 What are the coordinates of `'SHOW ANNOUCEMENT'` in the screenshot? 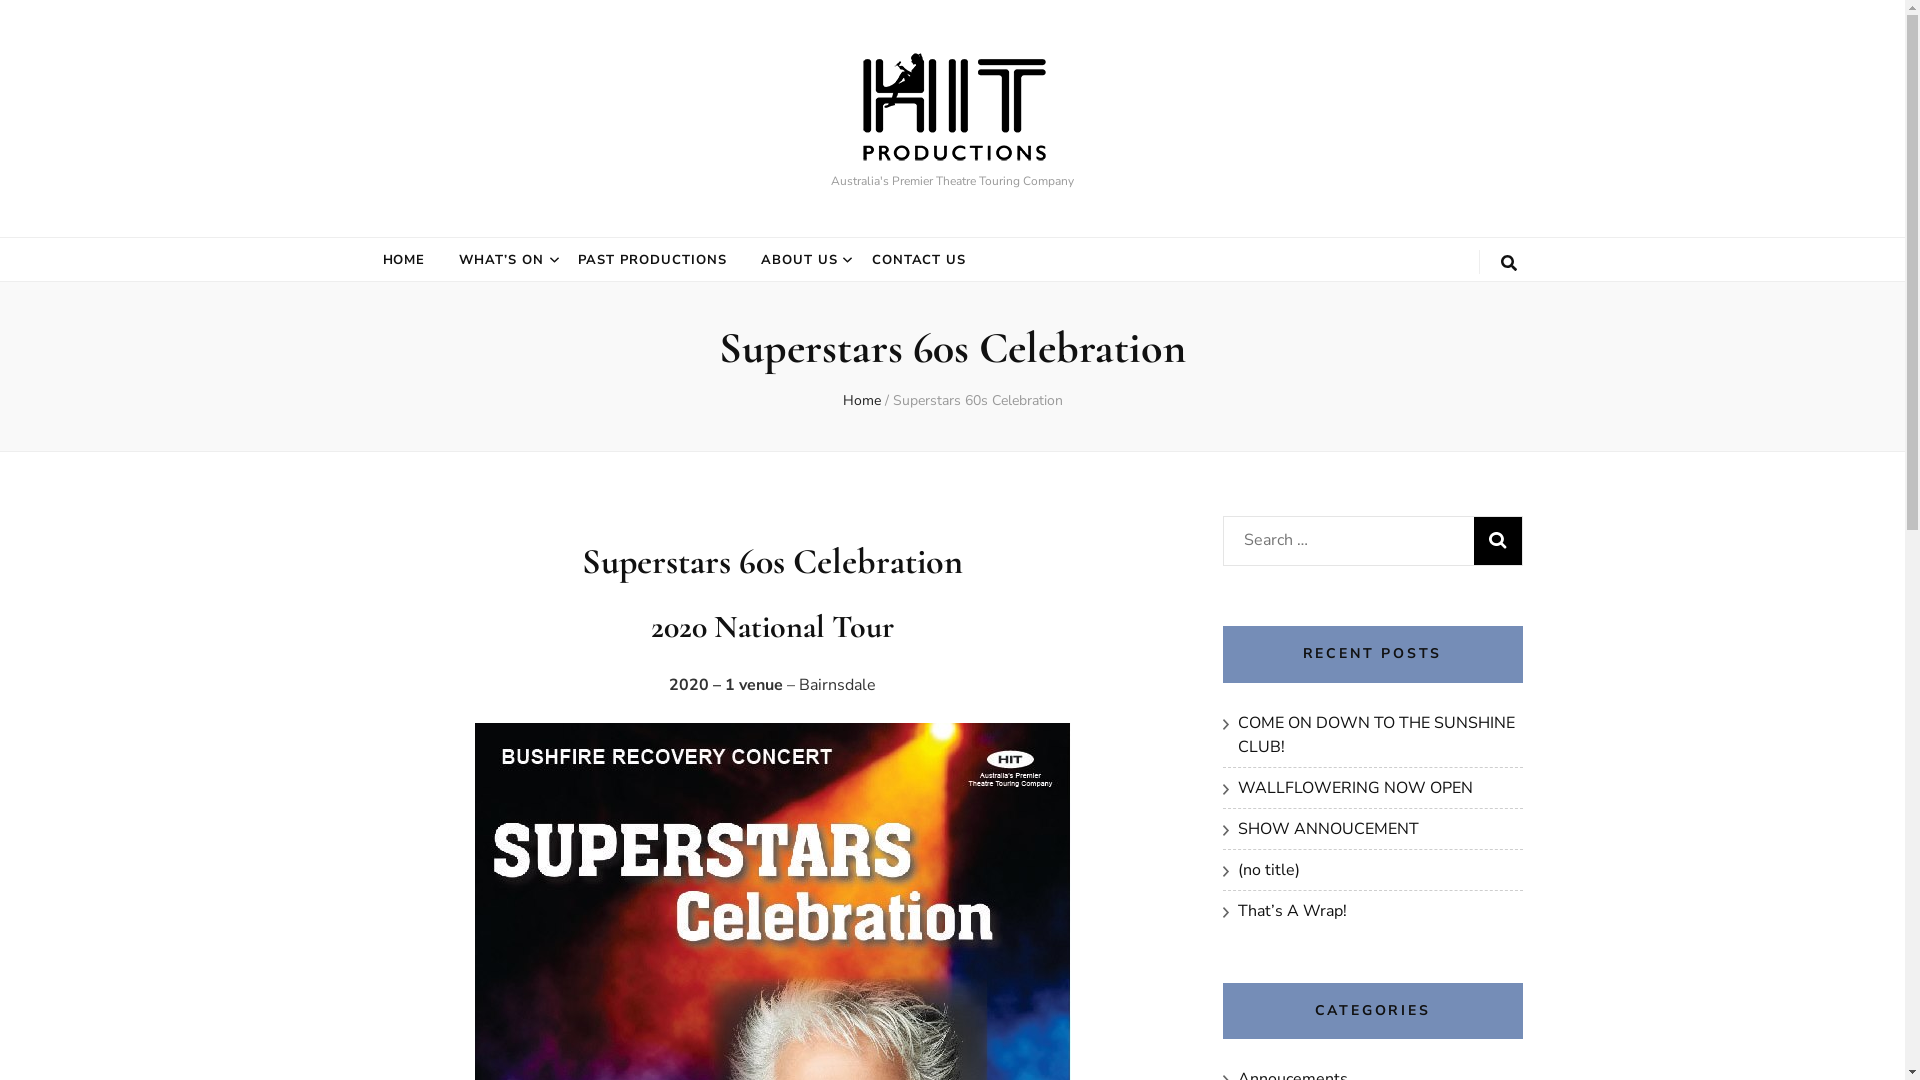 It's located at (1237, 829).